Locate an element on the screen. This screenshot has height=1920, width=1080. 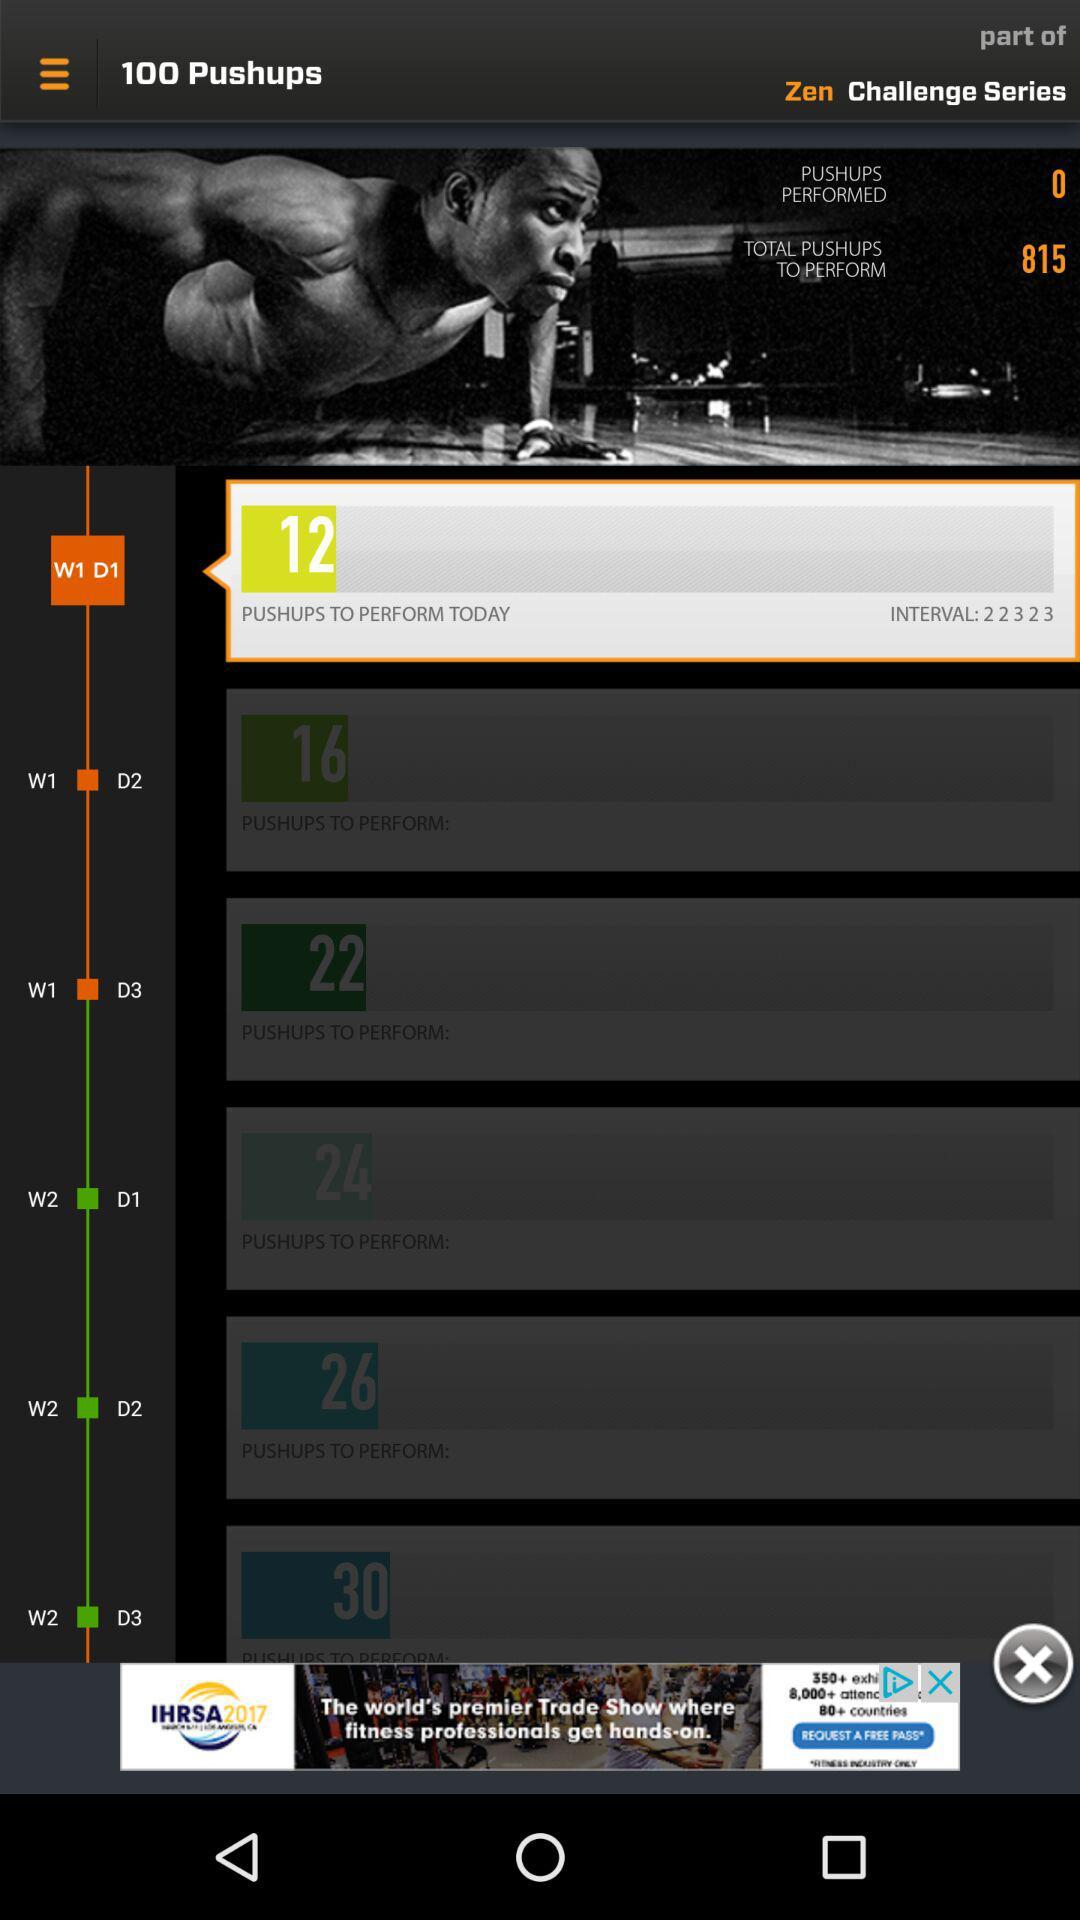
advertisement is located at coordinates (540, 1727).